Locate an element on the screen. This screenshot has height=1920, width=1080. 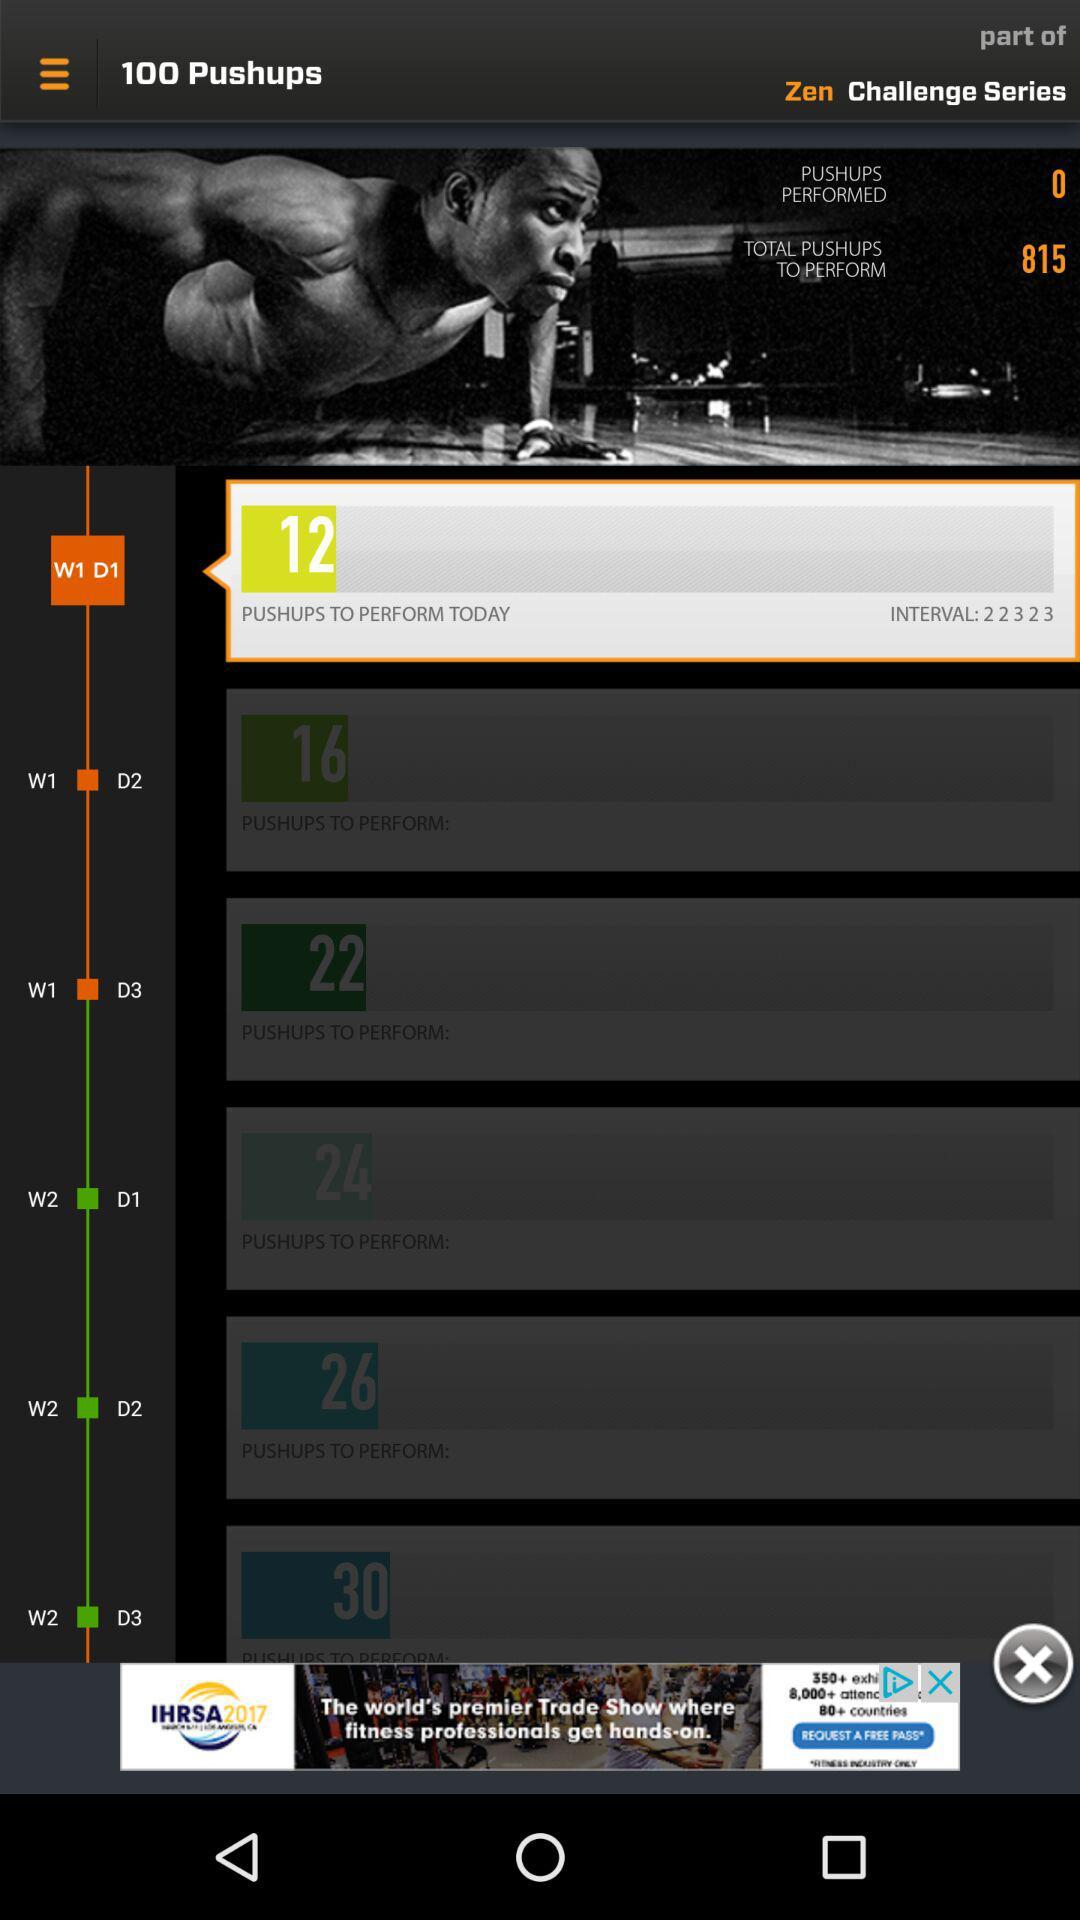
advertisement is located at coordinates (540, 1727).